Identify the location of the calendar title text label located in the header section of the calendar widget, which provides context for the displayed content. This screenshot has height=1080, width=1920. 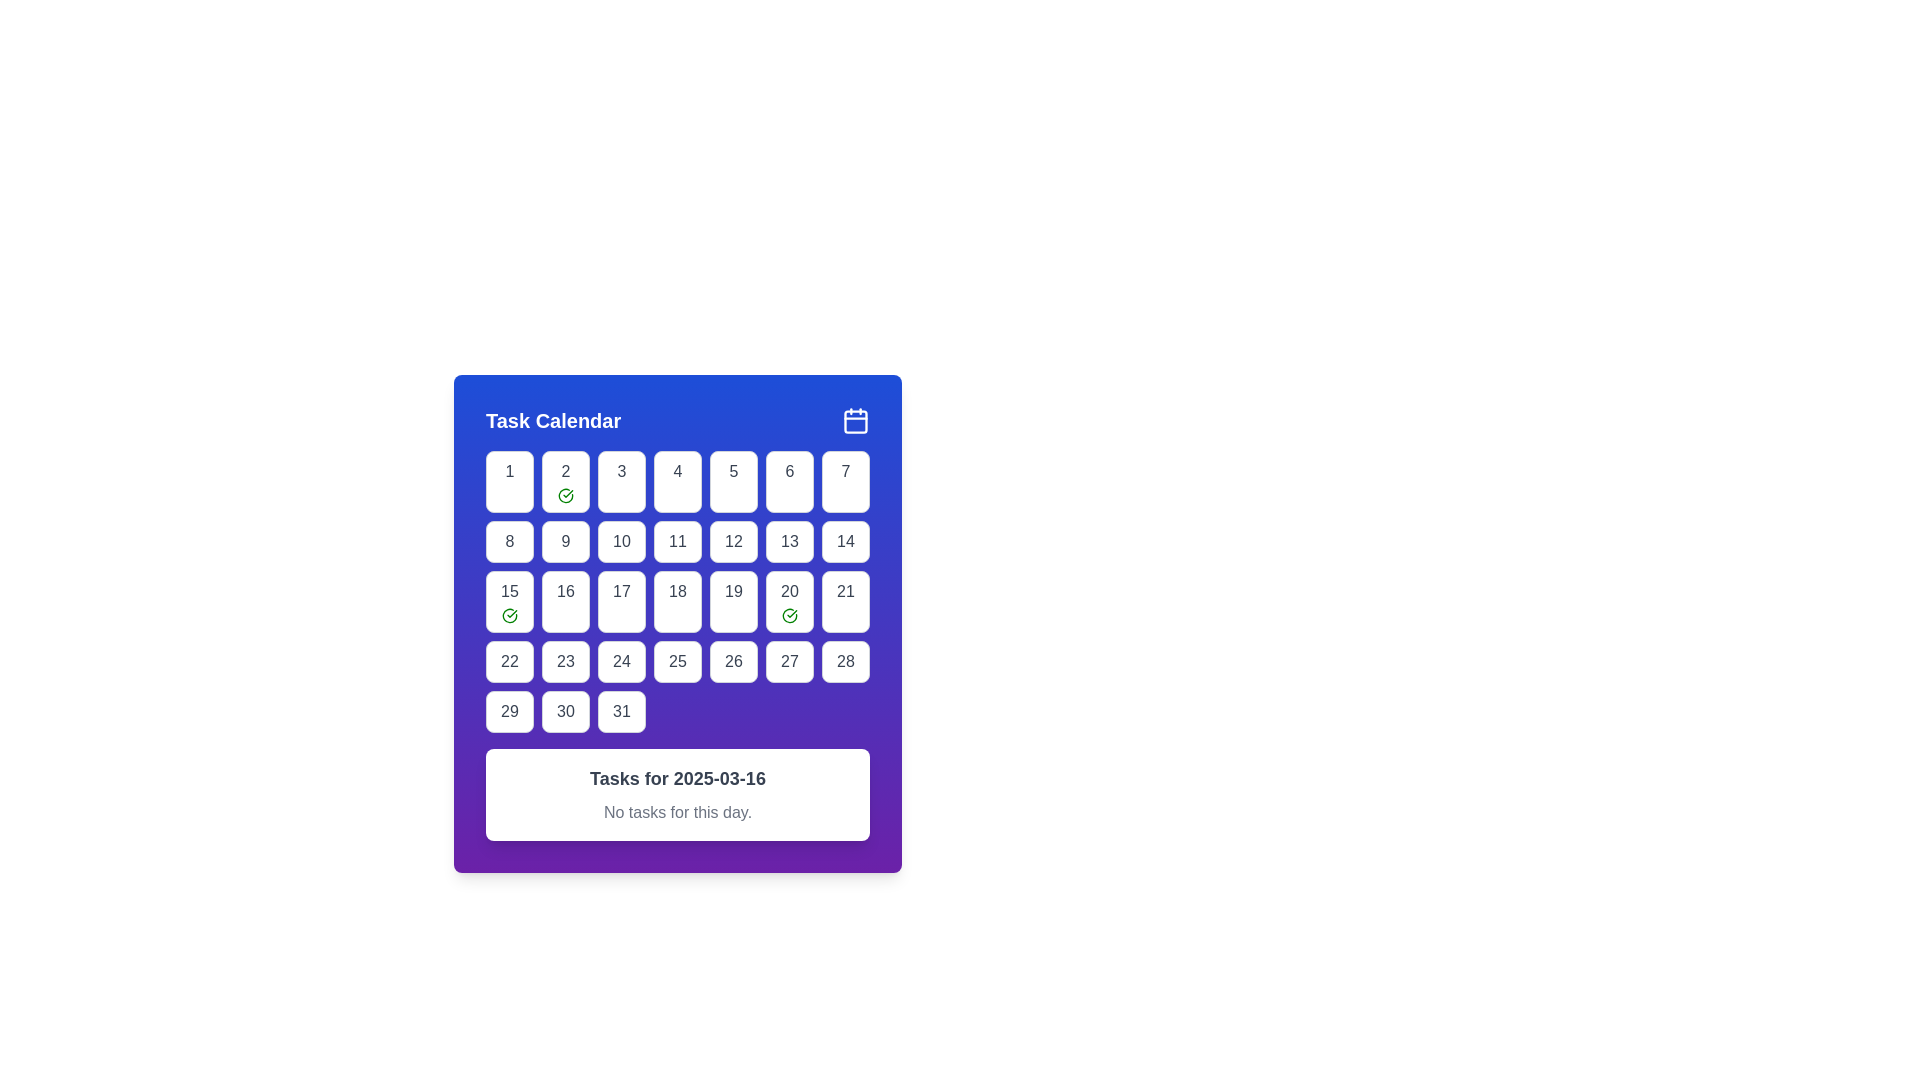
(553, 419).